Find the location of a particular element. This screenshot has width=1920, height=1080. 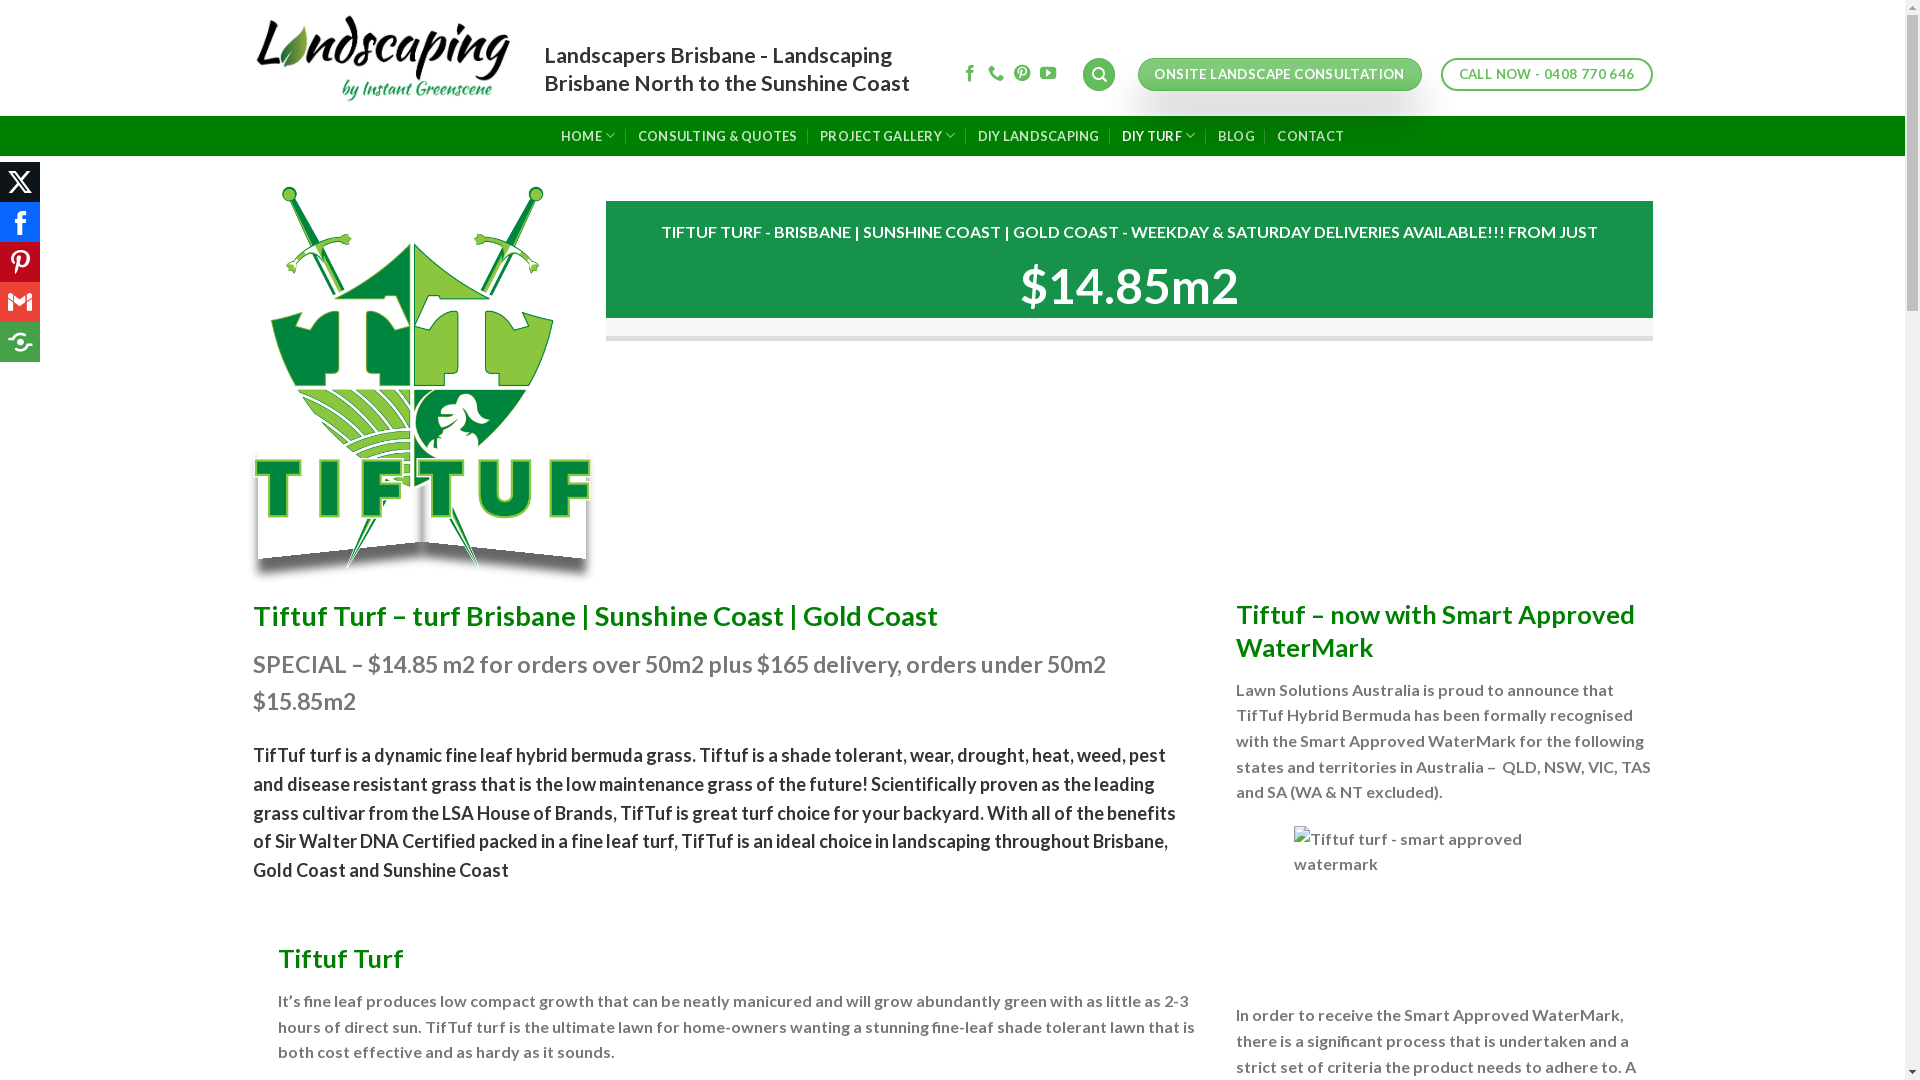

'Follow on Facebook' is located at coordinates (969, 72).